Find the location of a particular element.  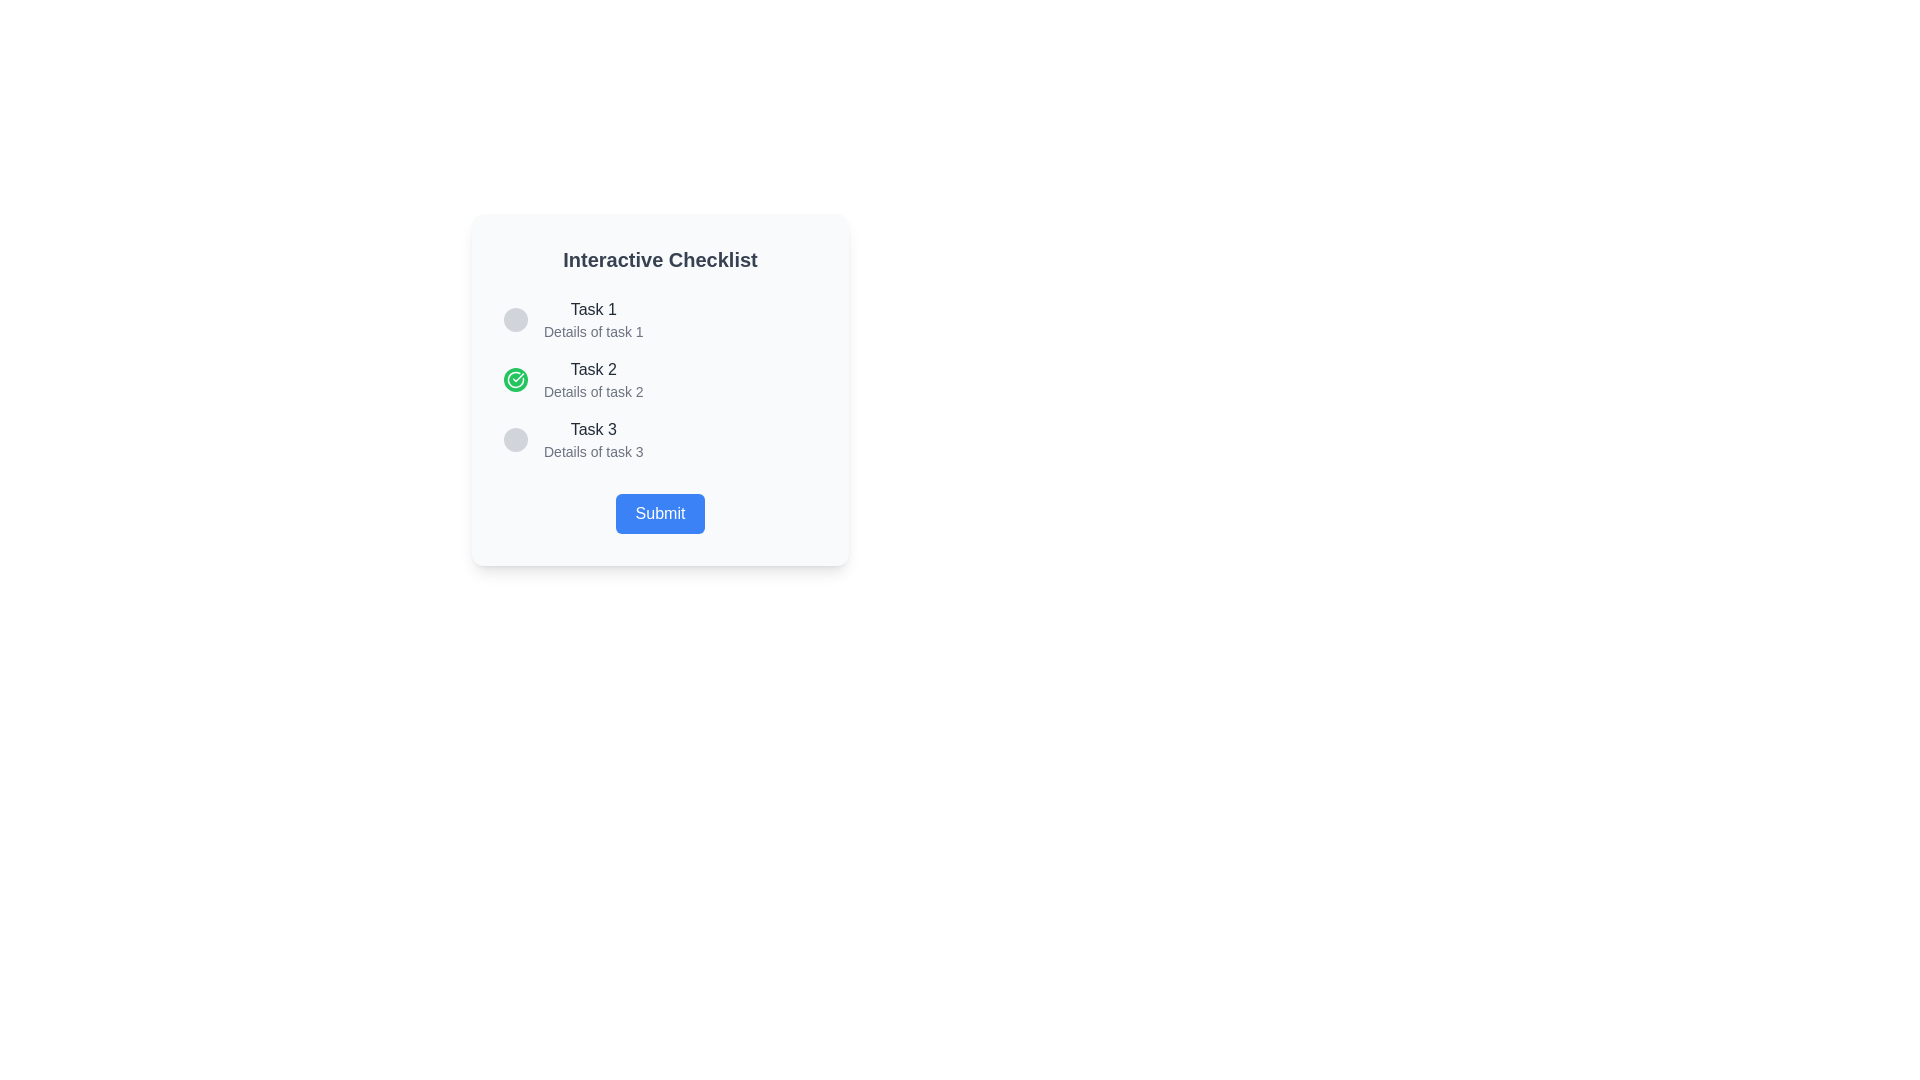

the Decorative icon or status indicator, which is a circular outline with a green background and a white checkmark, located to the left of the text 'Task 2' is located at coordinates (515, 380).